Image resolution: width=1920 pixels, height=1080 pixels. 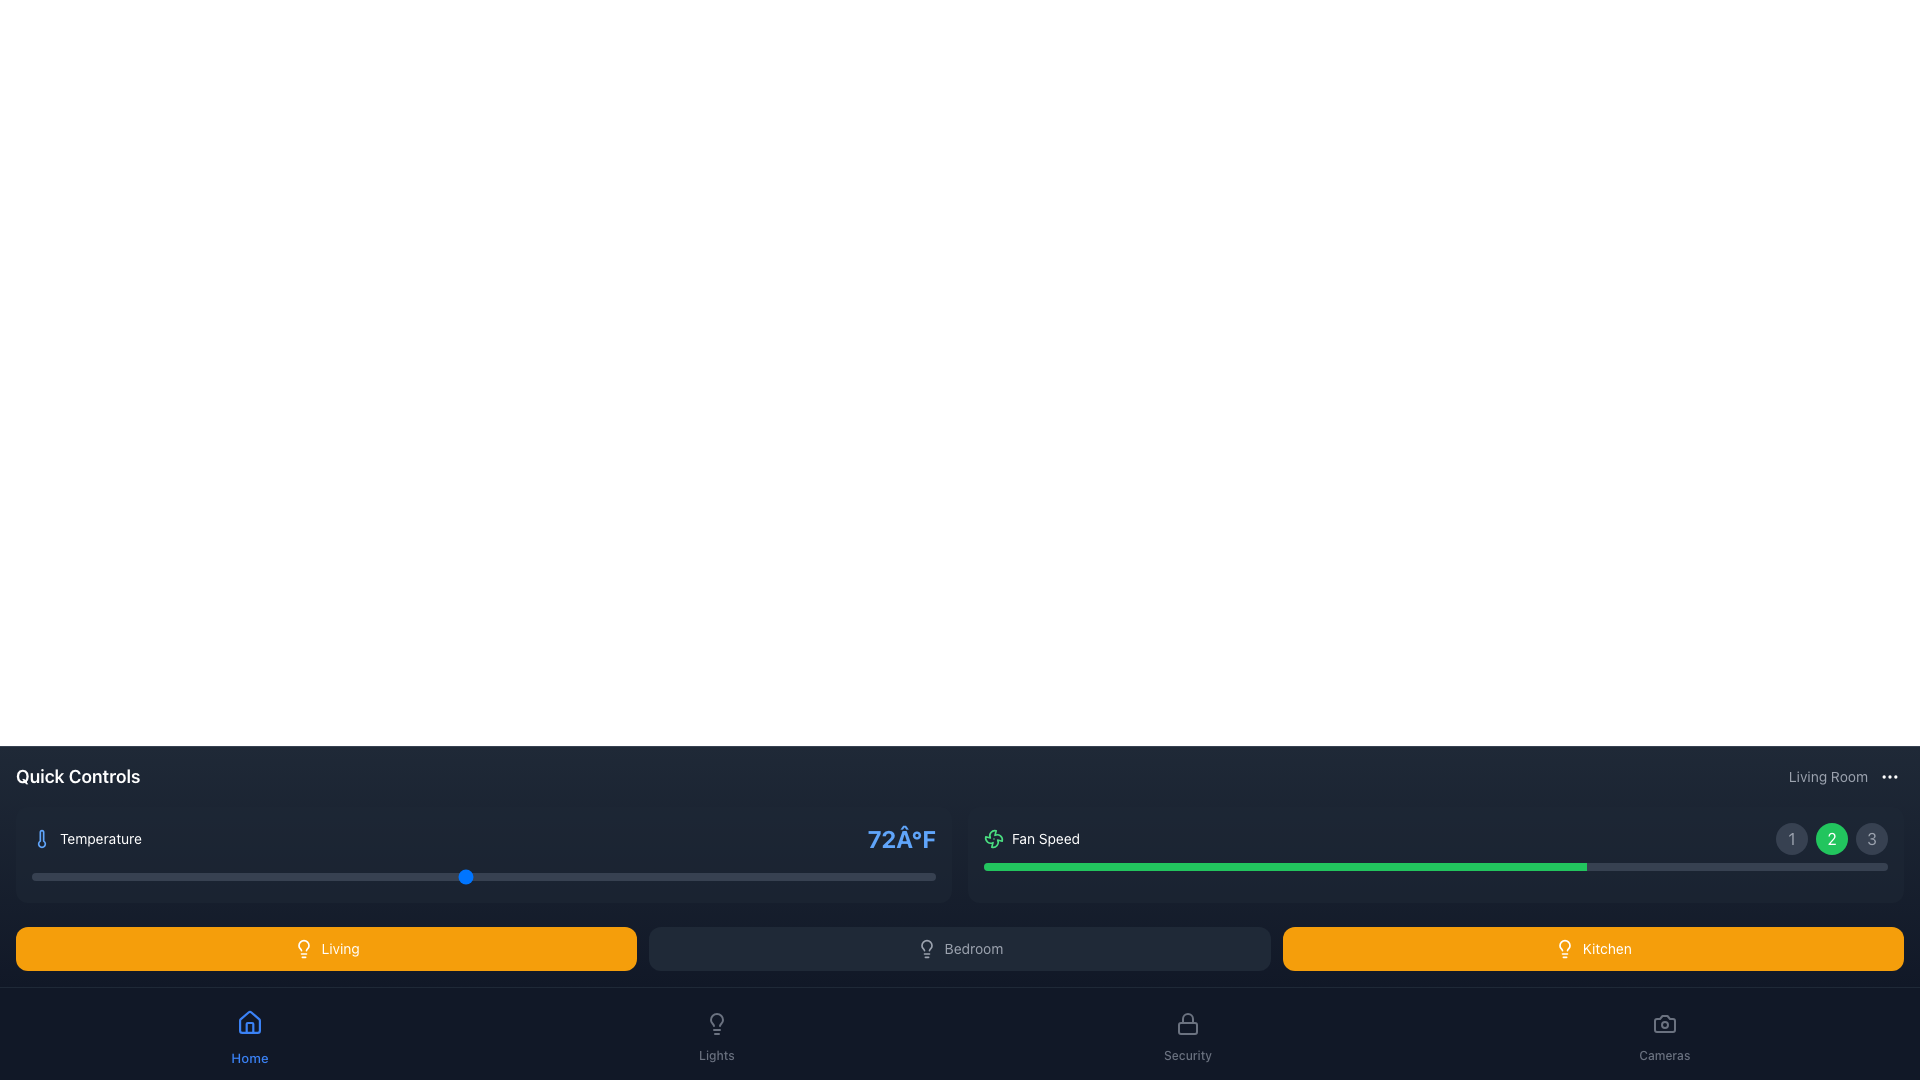 I want to click on the horizontally aligned ellipsis icon button located in the top-right corner of the 'Living Room' section, so click(x=1889, y=775).